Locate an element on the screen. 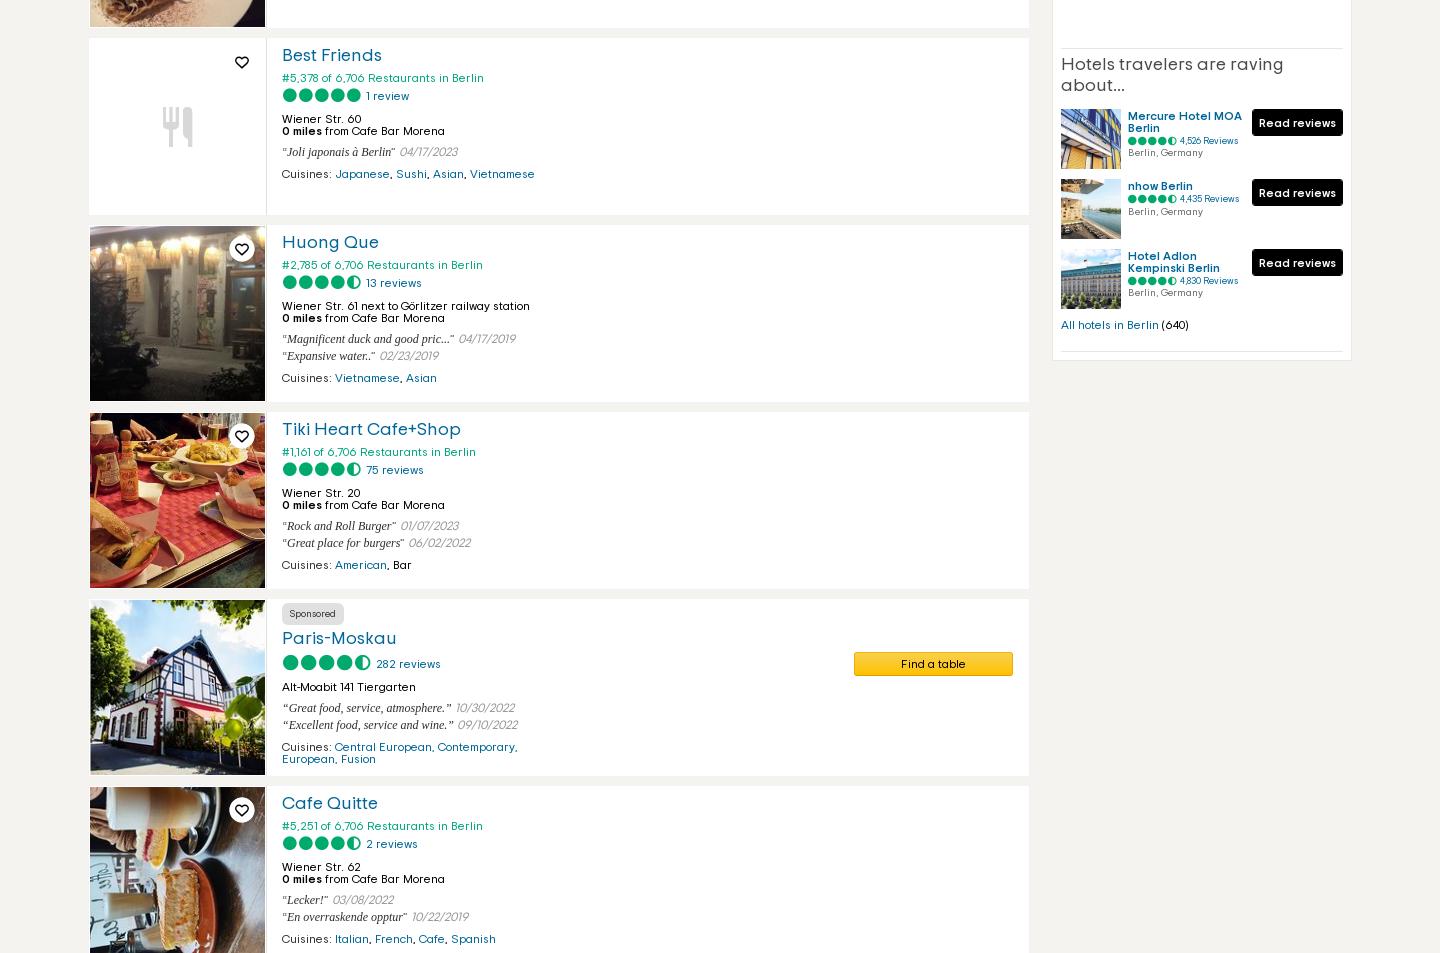 This screenshot has width=1440, height=953. '(640)' is located at coordinates (1175, 323).